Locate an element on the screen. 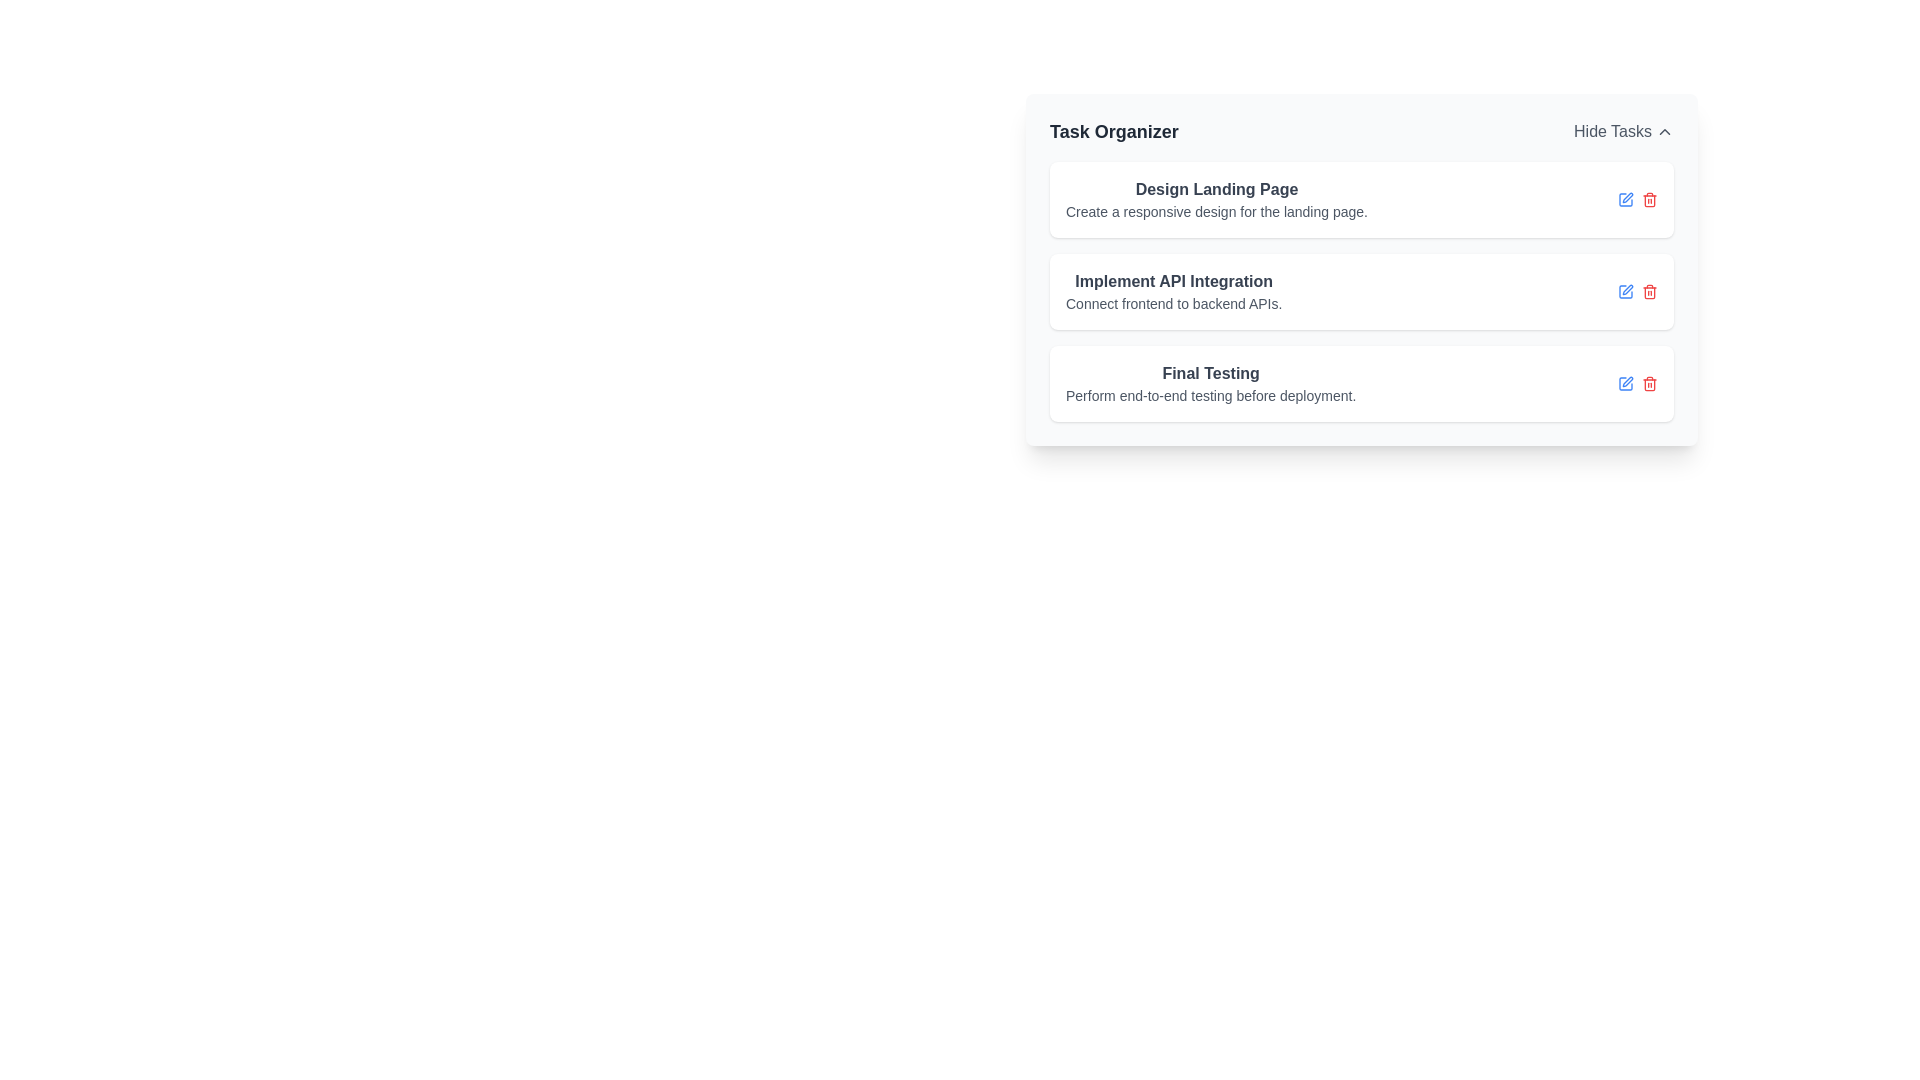 The width and height of the screenshot is (1920, 1080). the delete icon located at the rightmost position of the task row, adjacent to the blue pencil edit icon is located at coordinates (1650, 384).